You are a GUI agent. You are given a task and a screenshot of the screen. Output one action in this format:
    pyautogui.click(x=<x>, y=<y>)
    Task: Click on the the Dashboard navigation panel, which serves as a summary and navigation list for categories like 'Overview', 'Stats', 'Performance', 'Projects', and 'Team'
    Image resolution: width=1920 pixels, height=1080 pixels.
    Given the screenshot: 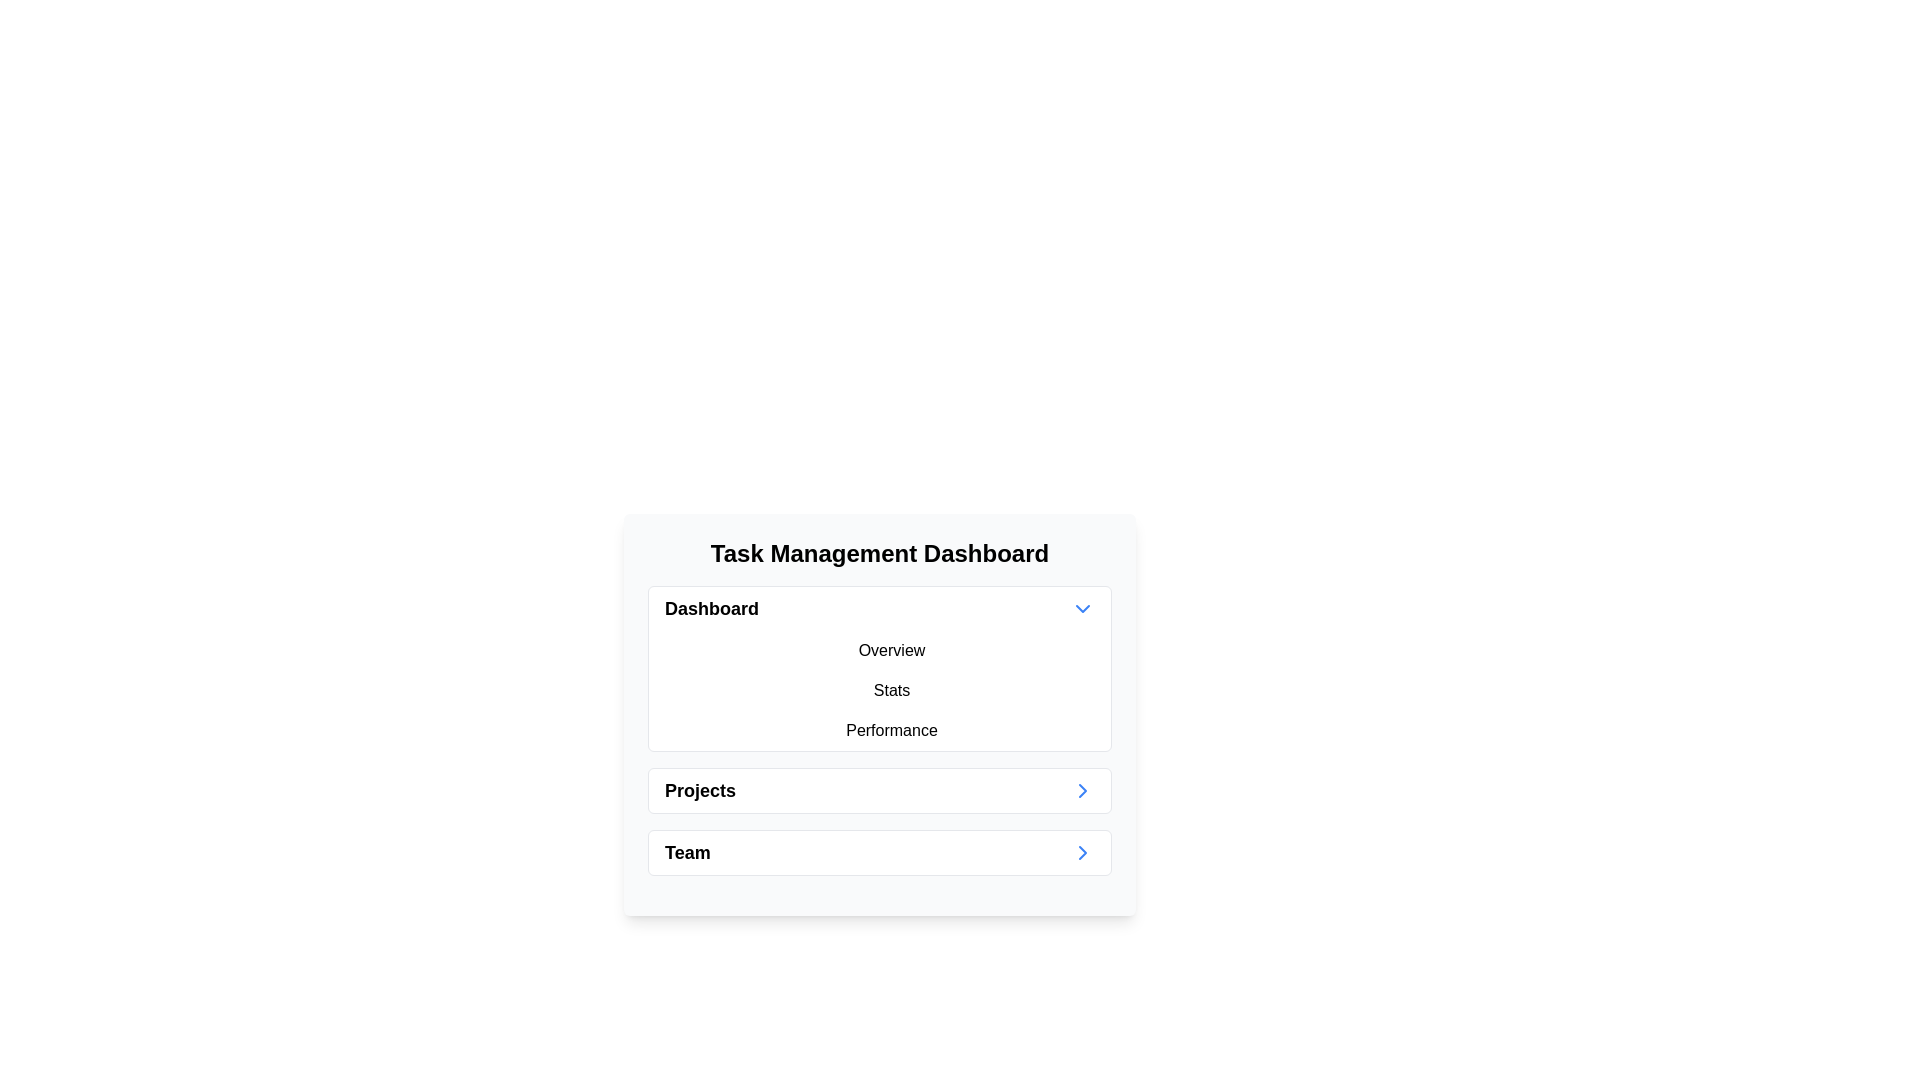 What is the action you would take?
    pyautogui.click(x=879, y=713)
    